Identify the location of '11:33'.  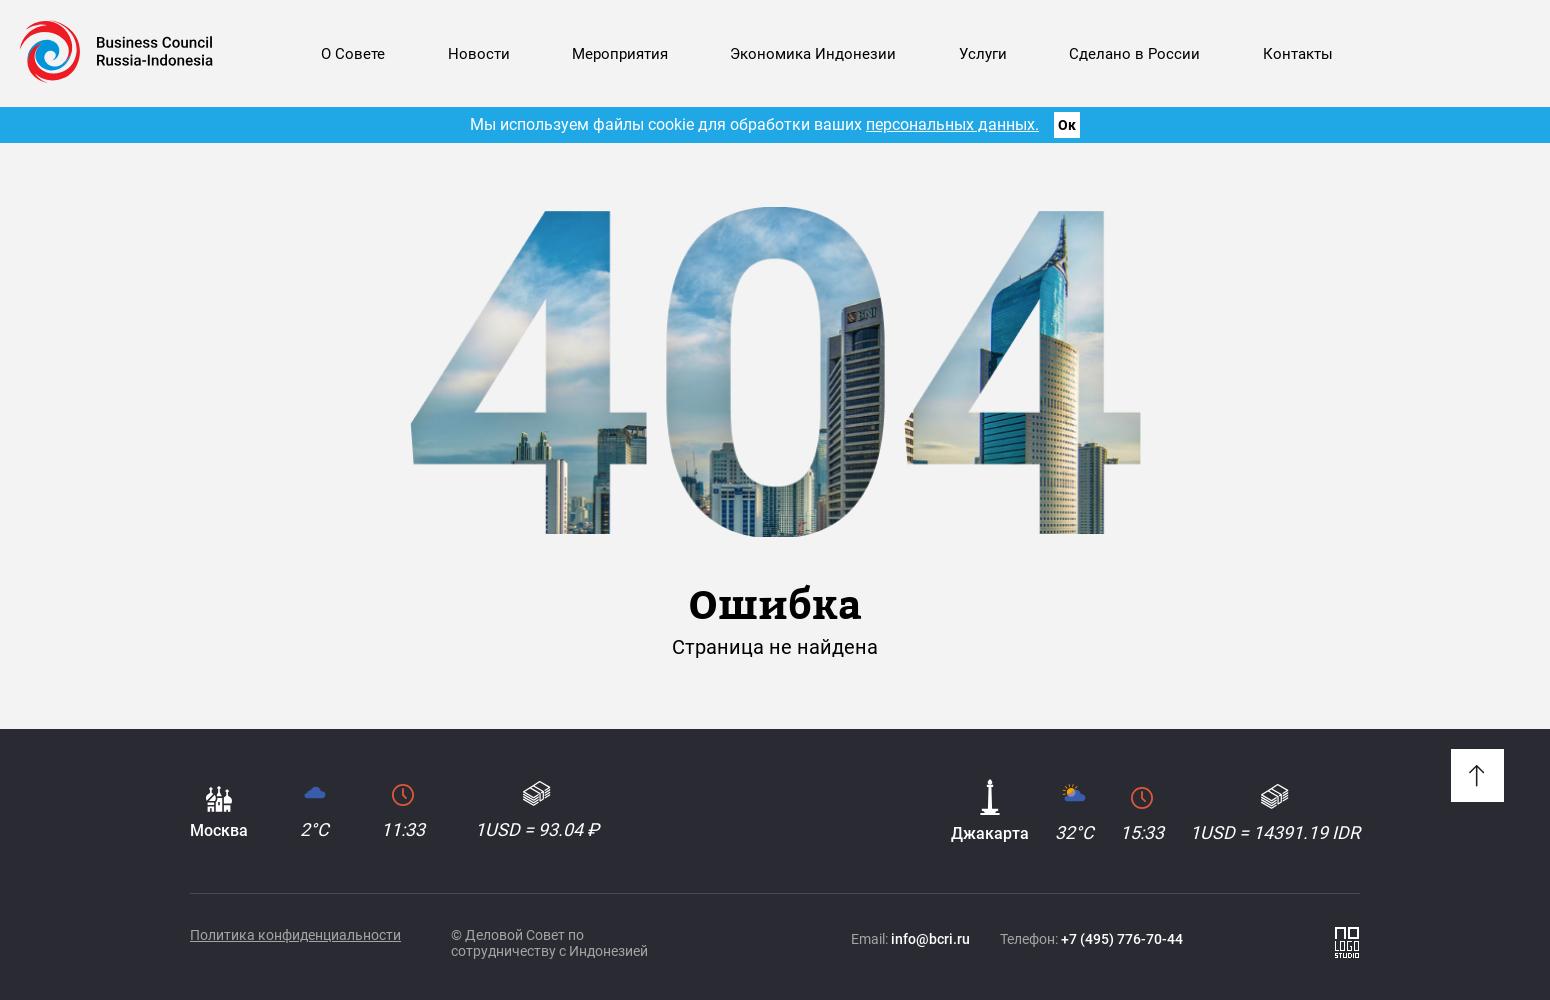
(402, 828).